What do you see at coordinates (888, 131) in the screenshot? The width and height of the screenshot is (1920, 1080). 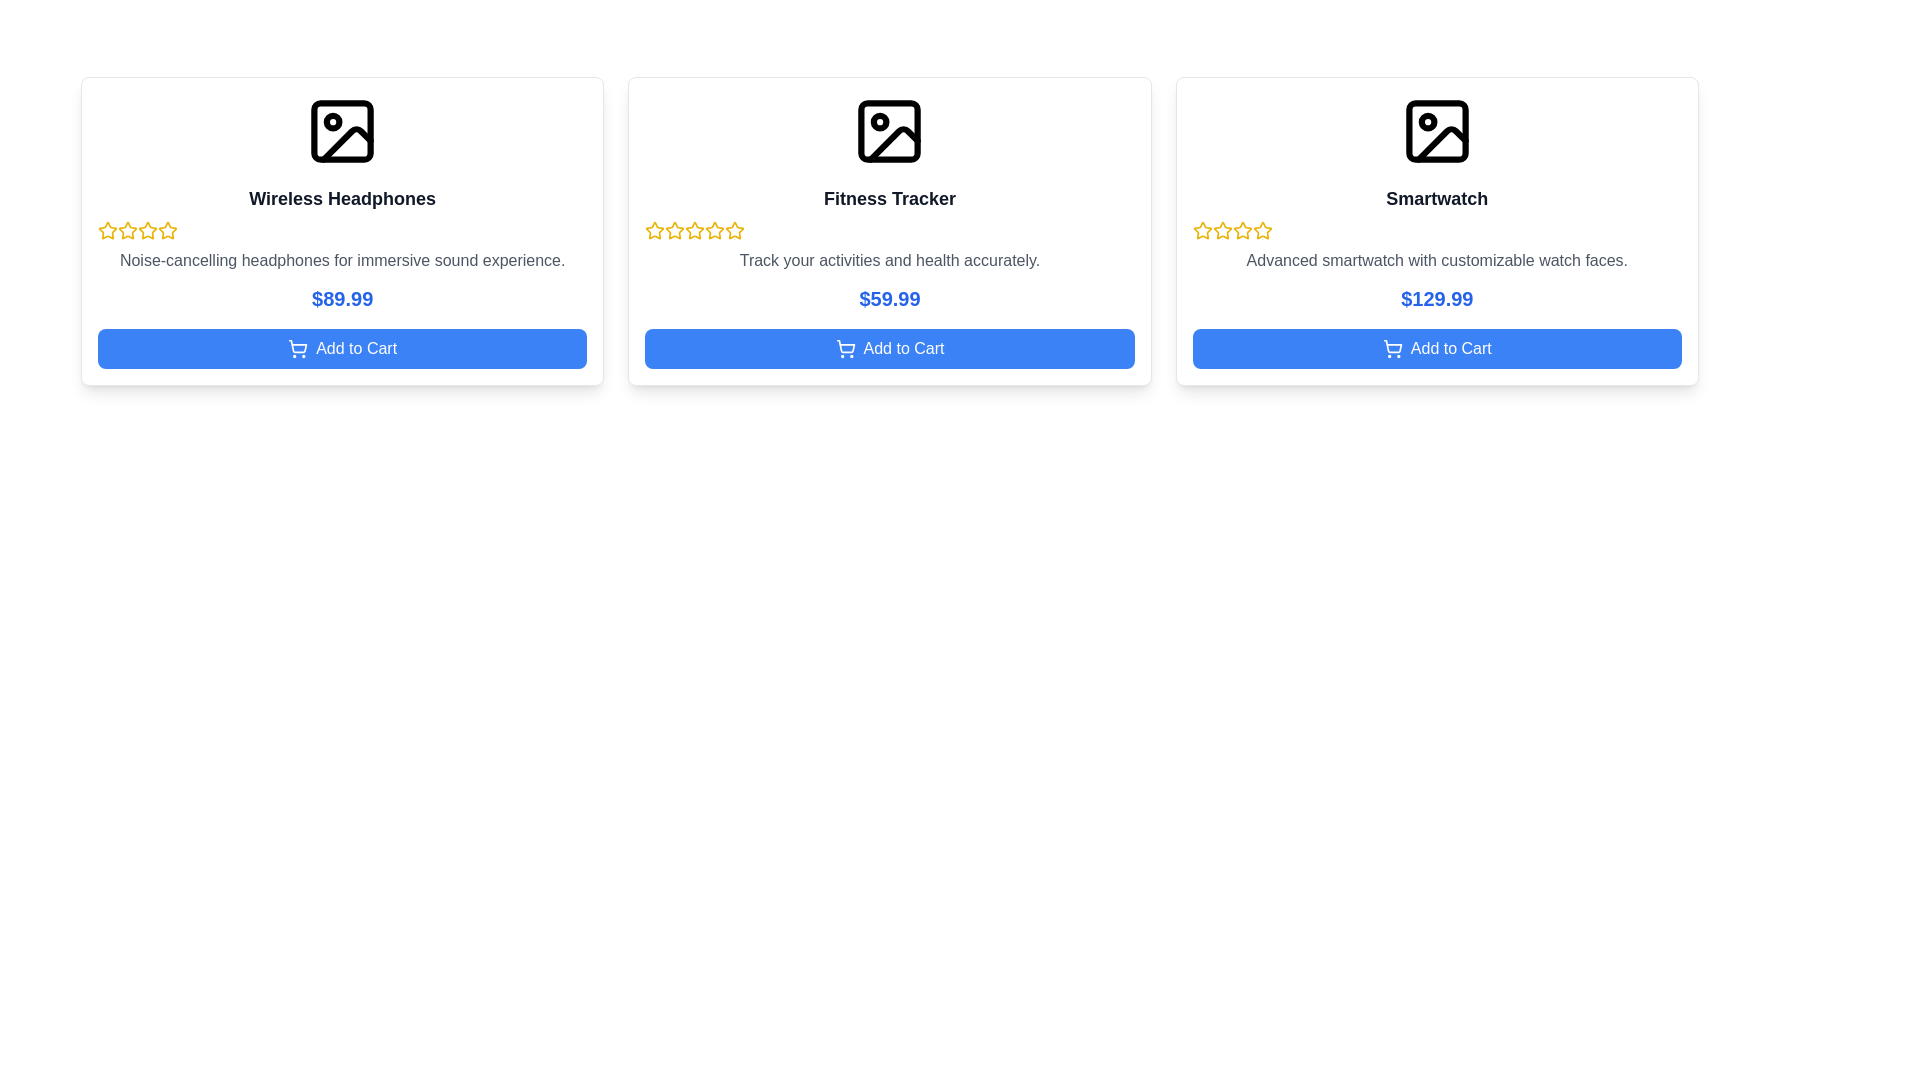 I see `the centered product placeholder icon representing a 'Fitness Tracker' within the middle card layout` at bounding box center [888, 131].